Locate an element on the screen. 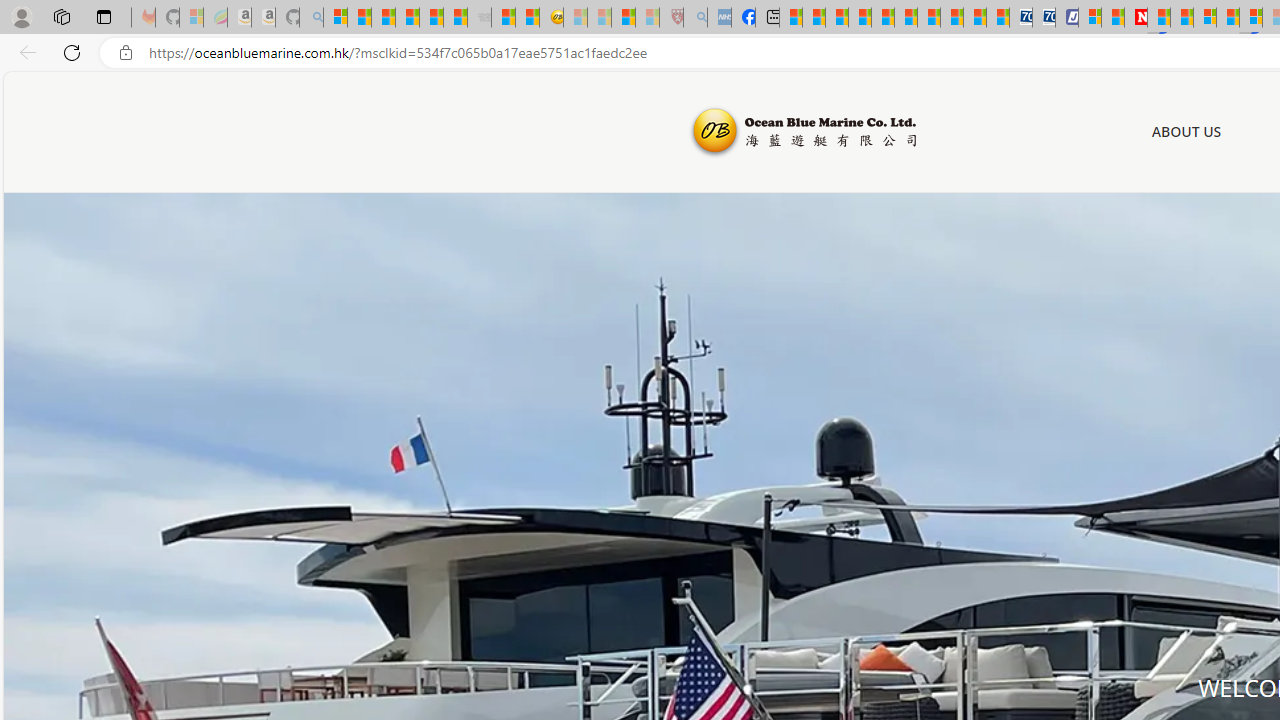 This screenshot has height=720, width=1280. 'ABOUT US' is located at coordinates (1186, 131).